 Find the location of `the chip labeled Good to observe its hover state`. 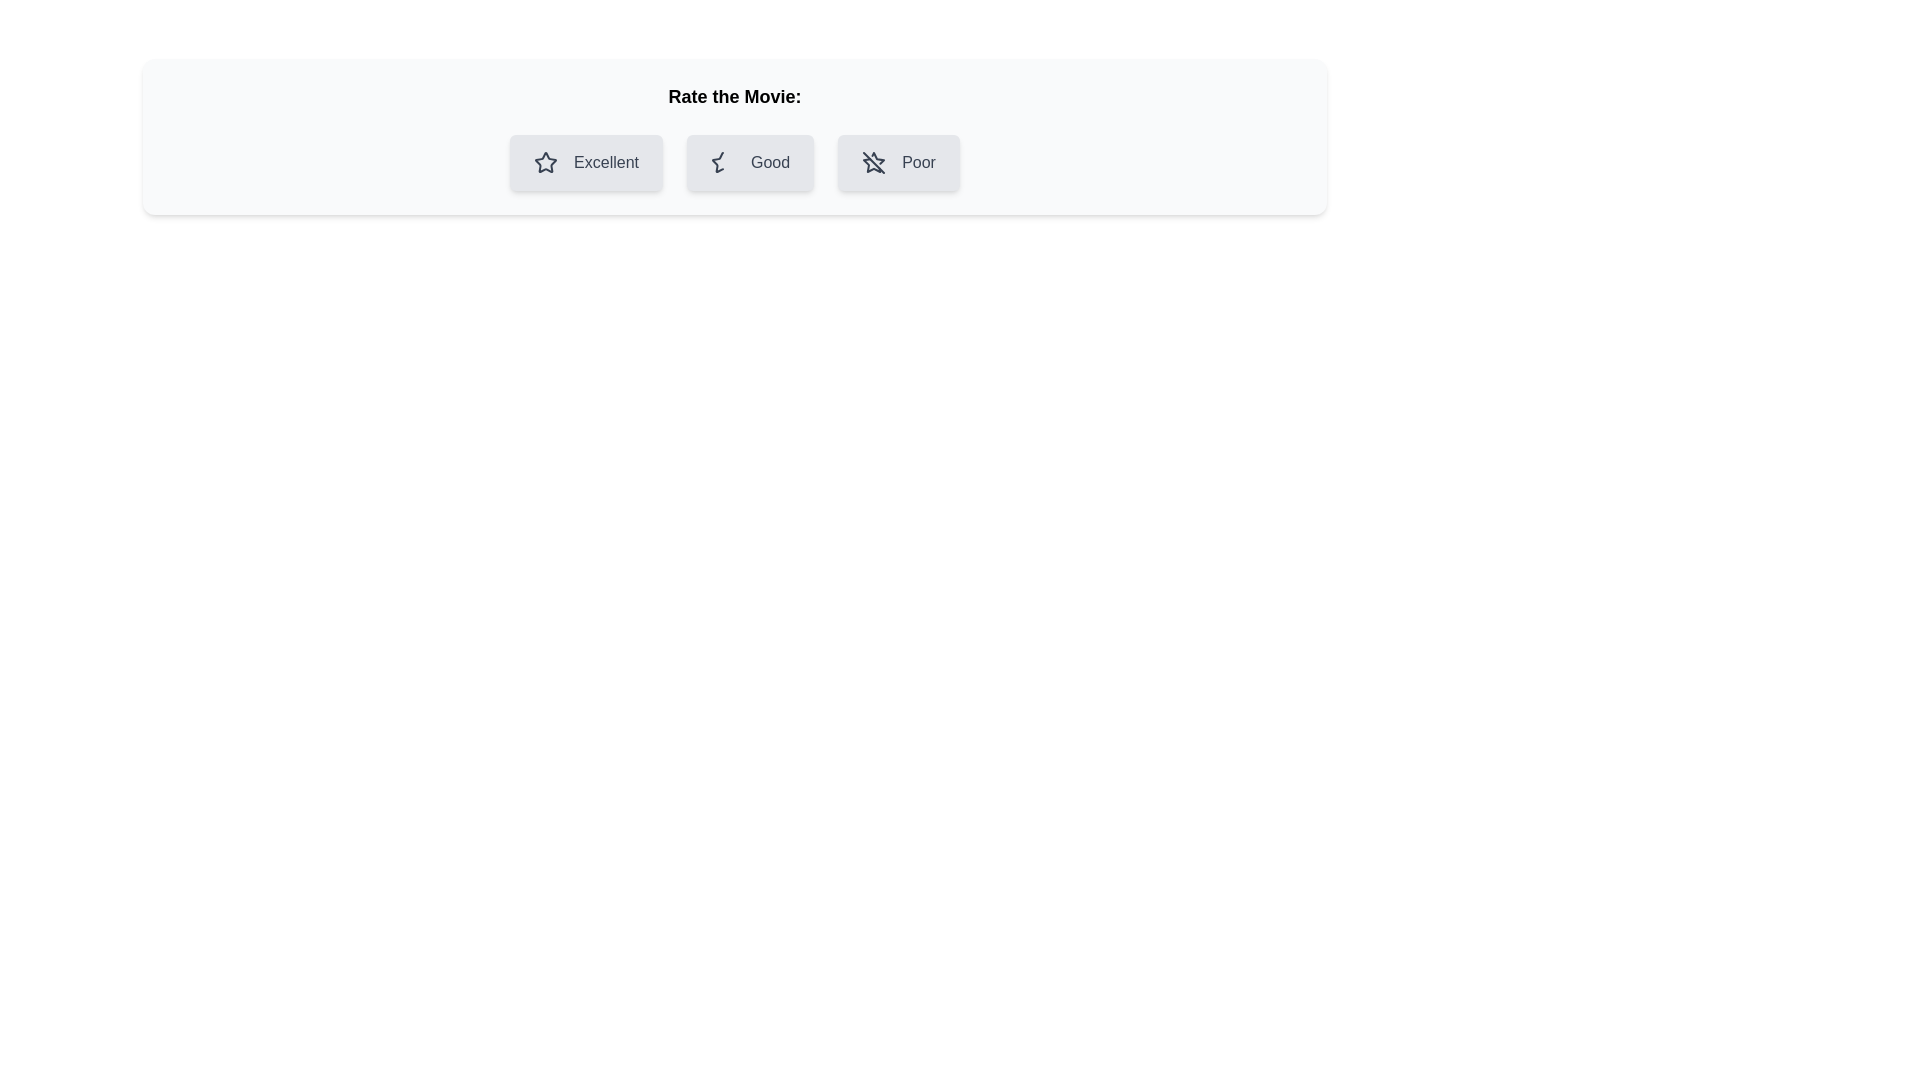

the chip labeled Good to observe its hover state is located at coordinates (748, 161).